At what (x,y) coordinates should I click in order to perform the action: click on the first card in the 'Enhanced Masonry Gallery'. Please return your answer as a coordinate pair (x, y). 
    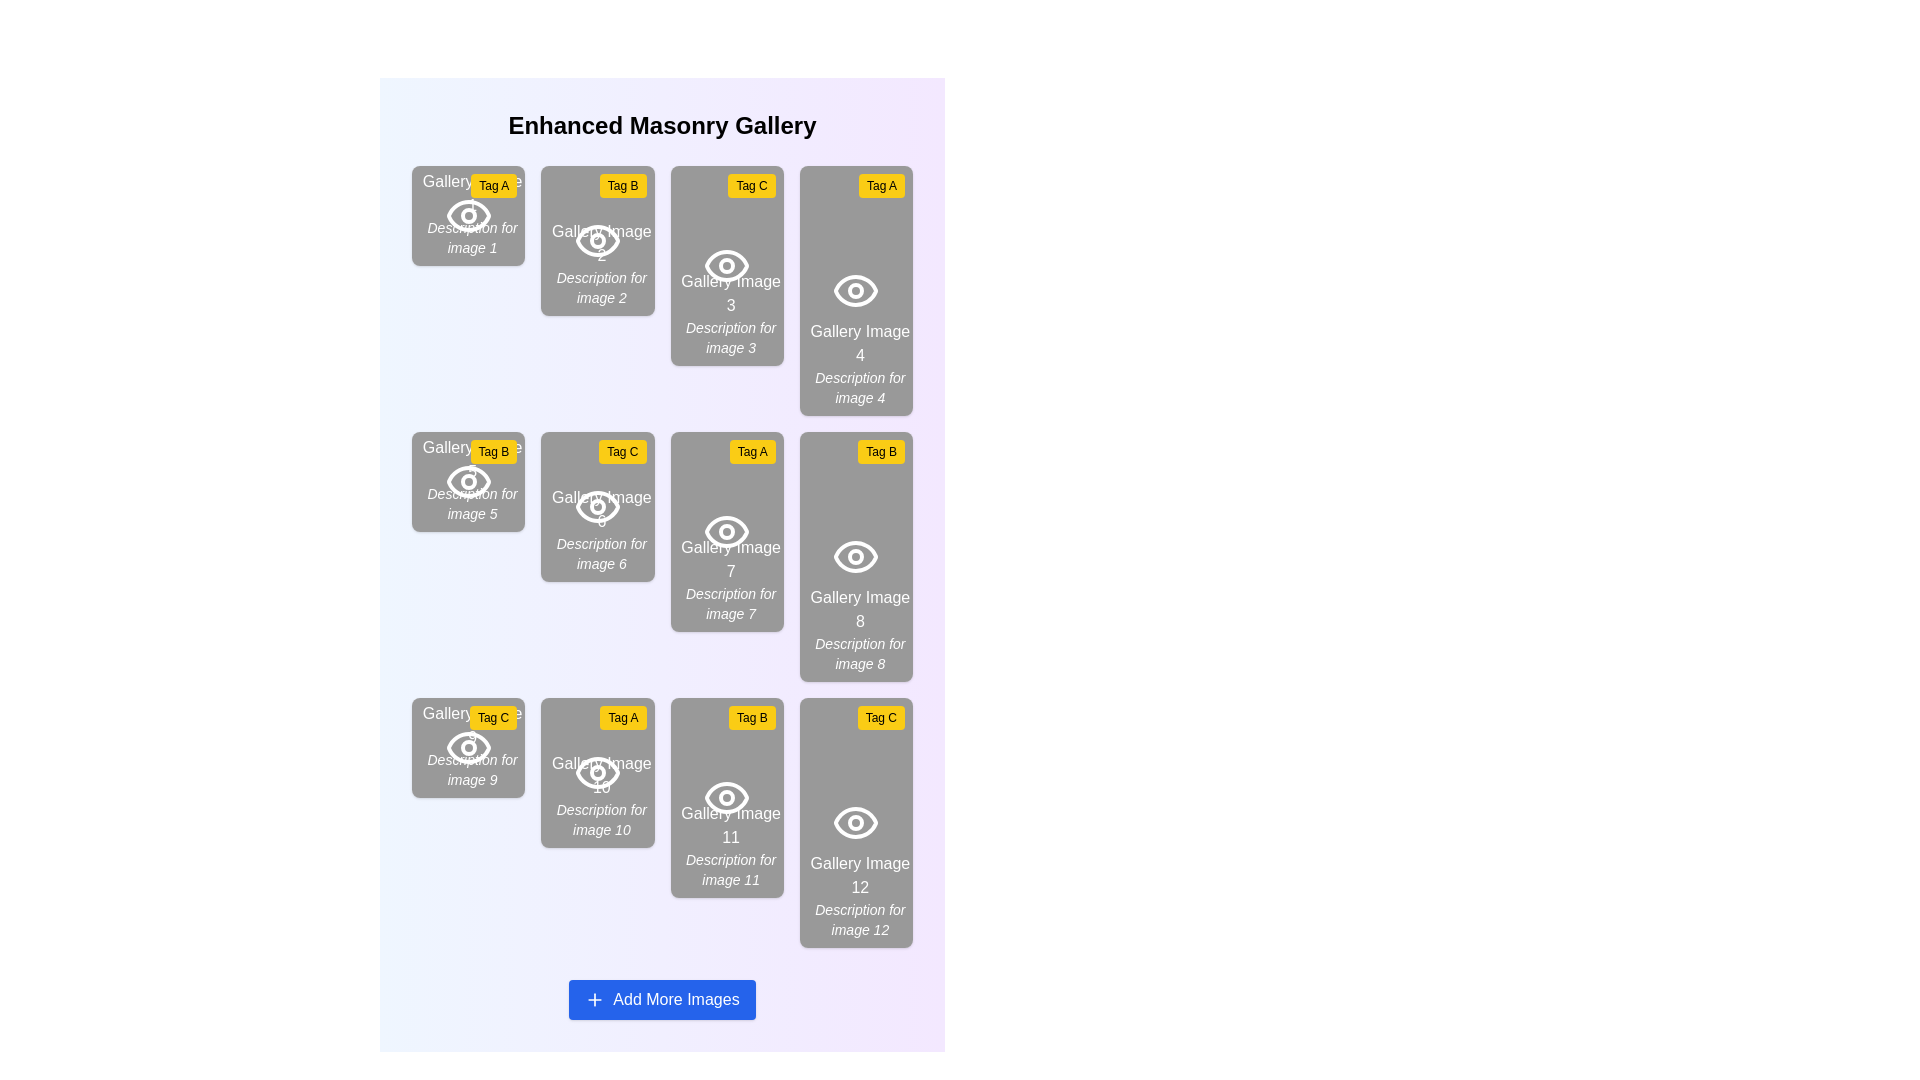
    Looking at the image, I should click on (467, 216).